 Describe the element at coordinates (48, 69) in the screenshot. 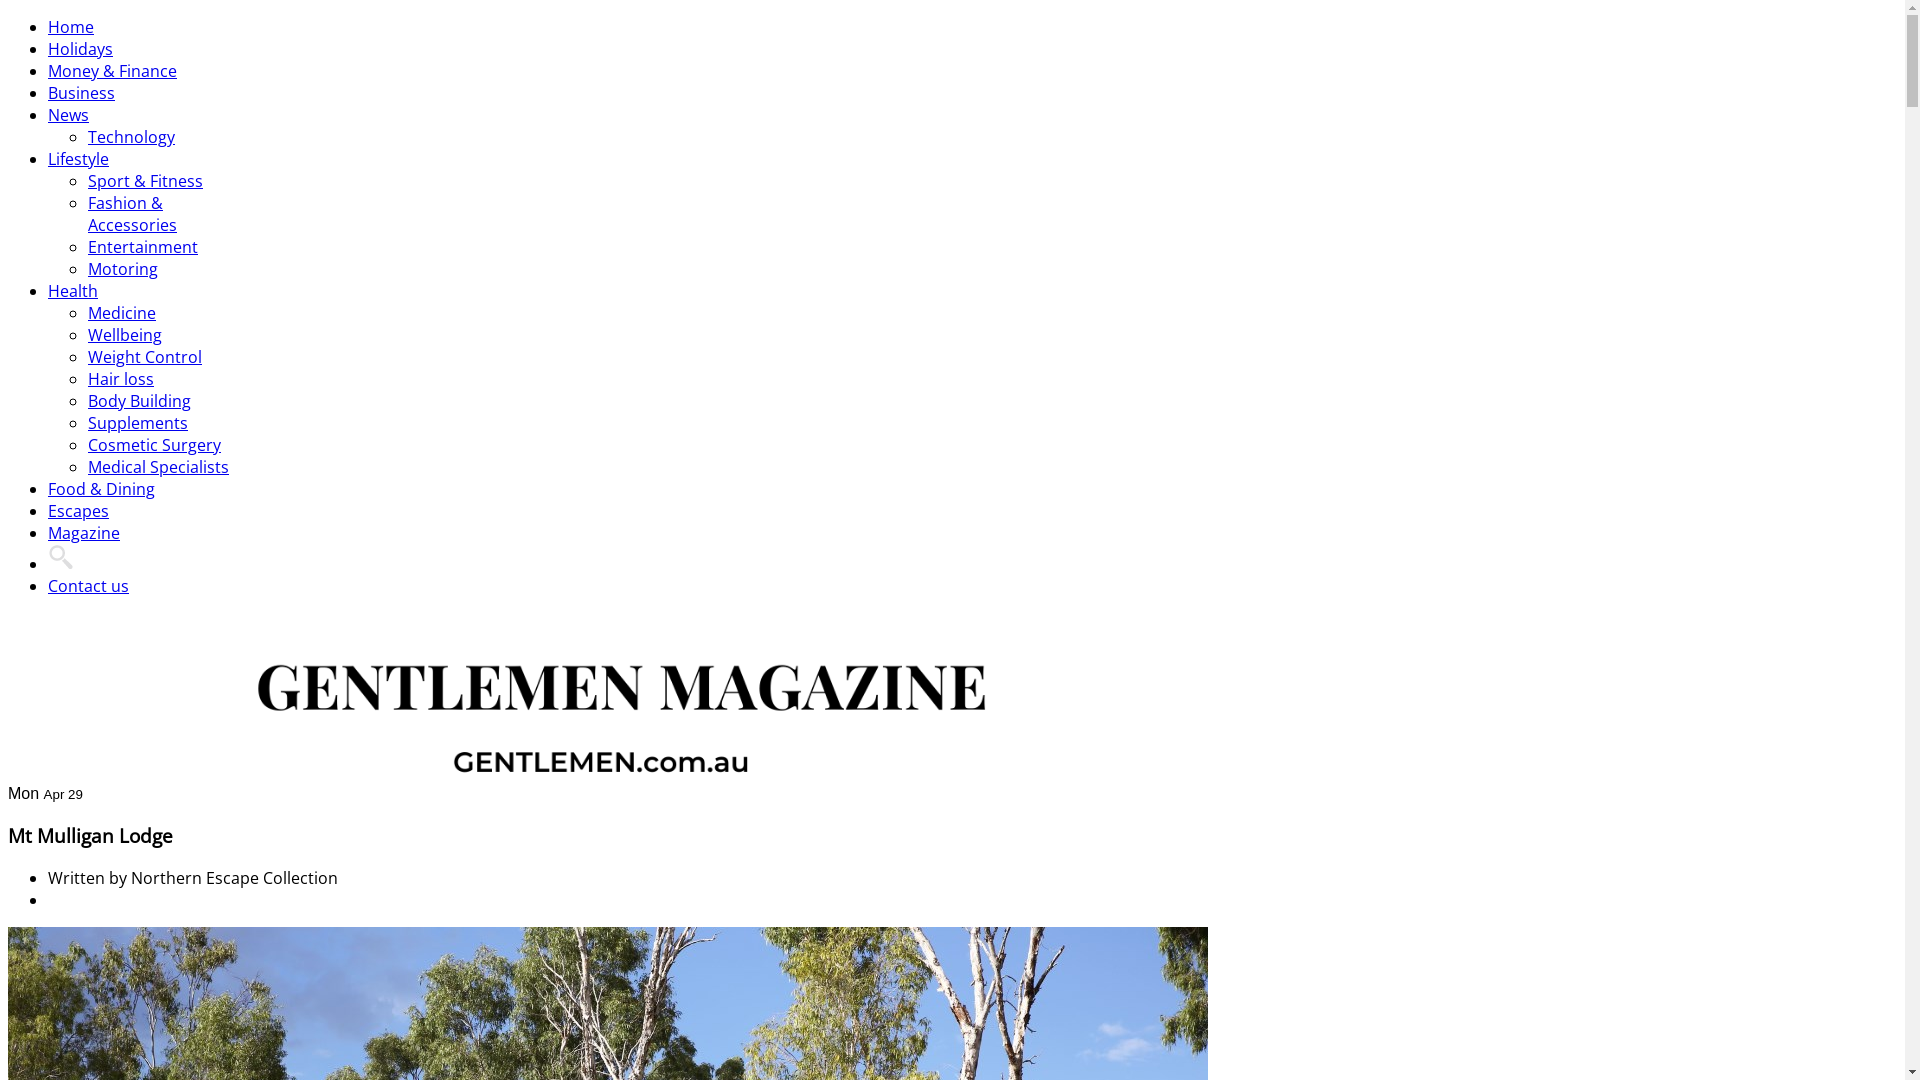

I see `'Money & Finance'` at that location.